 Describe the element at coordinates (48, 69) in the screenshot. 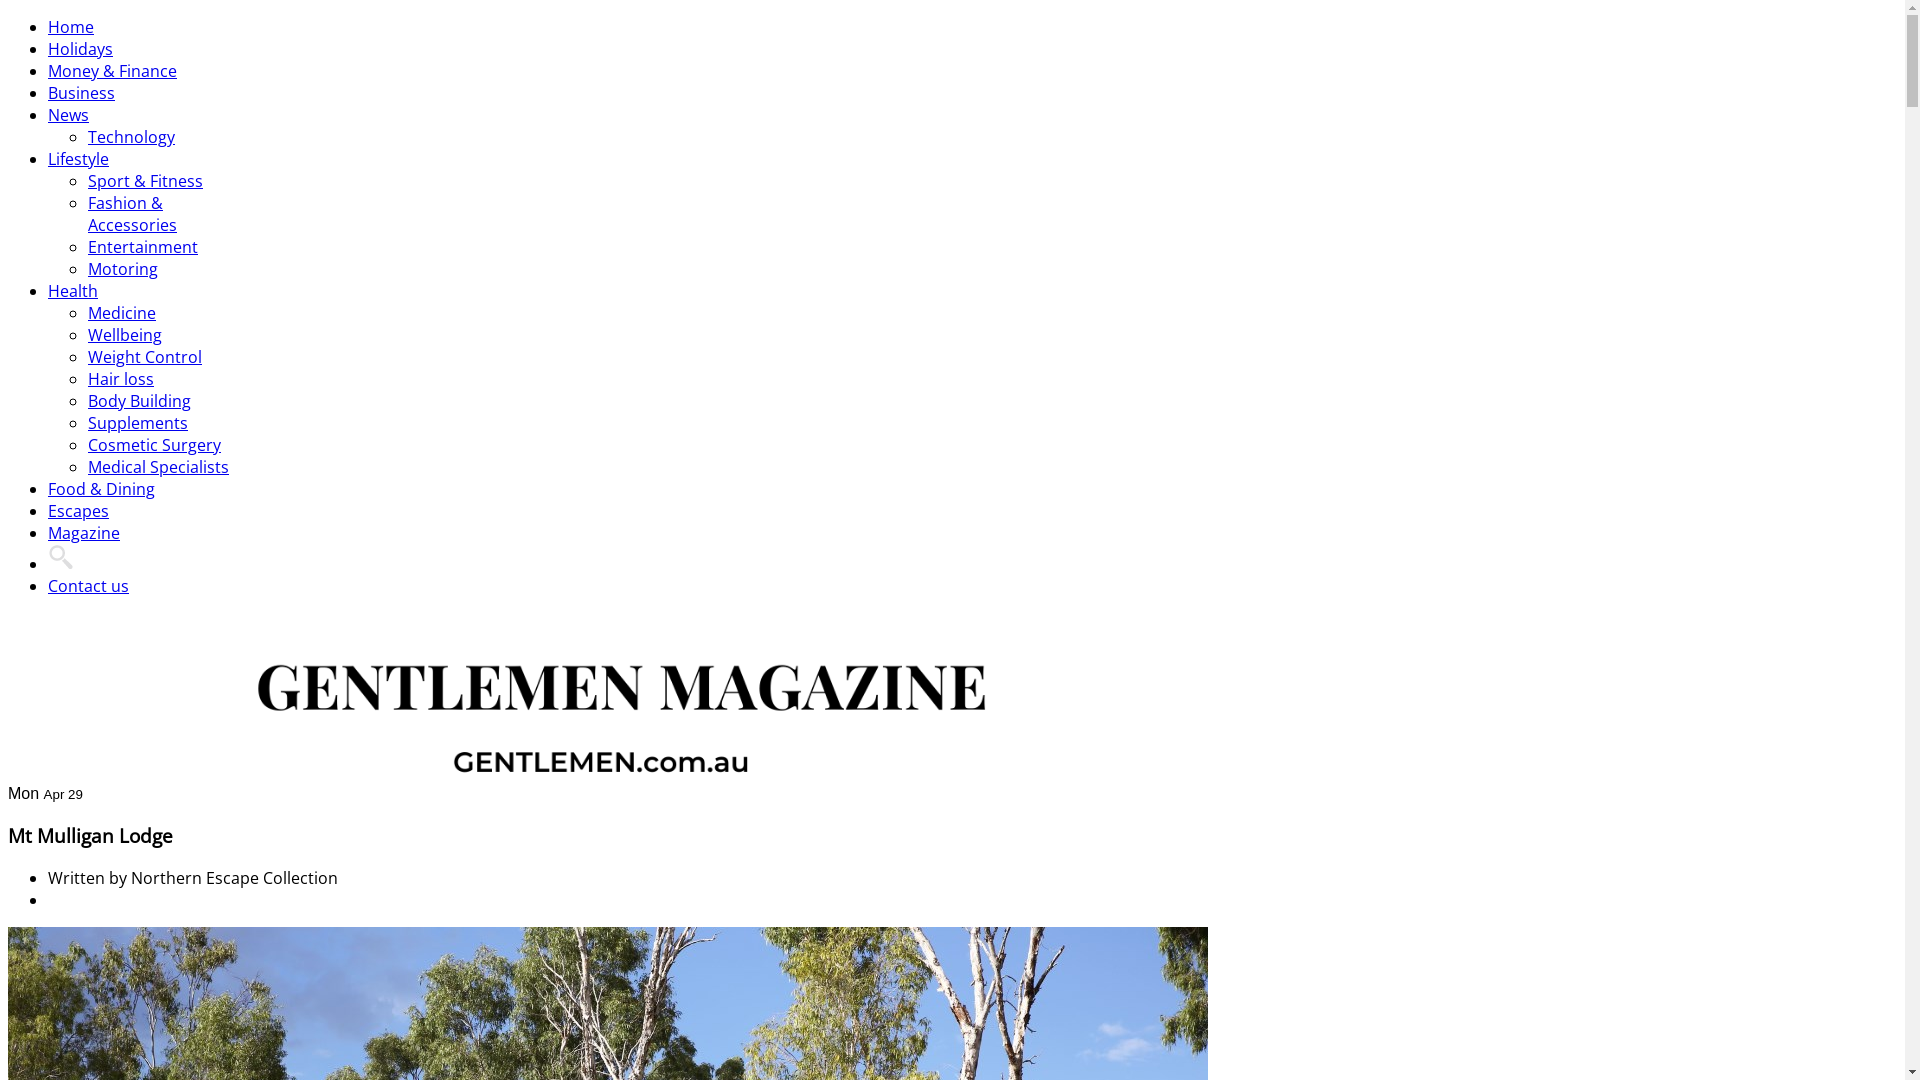

I see `'Money & Finance'` at that location.